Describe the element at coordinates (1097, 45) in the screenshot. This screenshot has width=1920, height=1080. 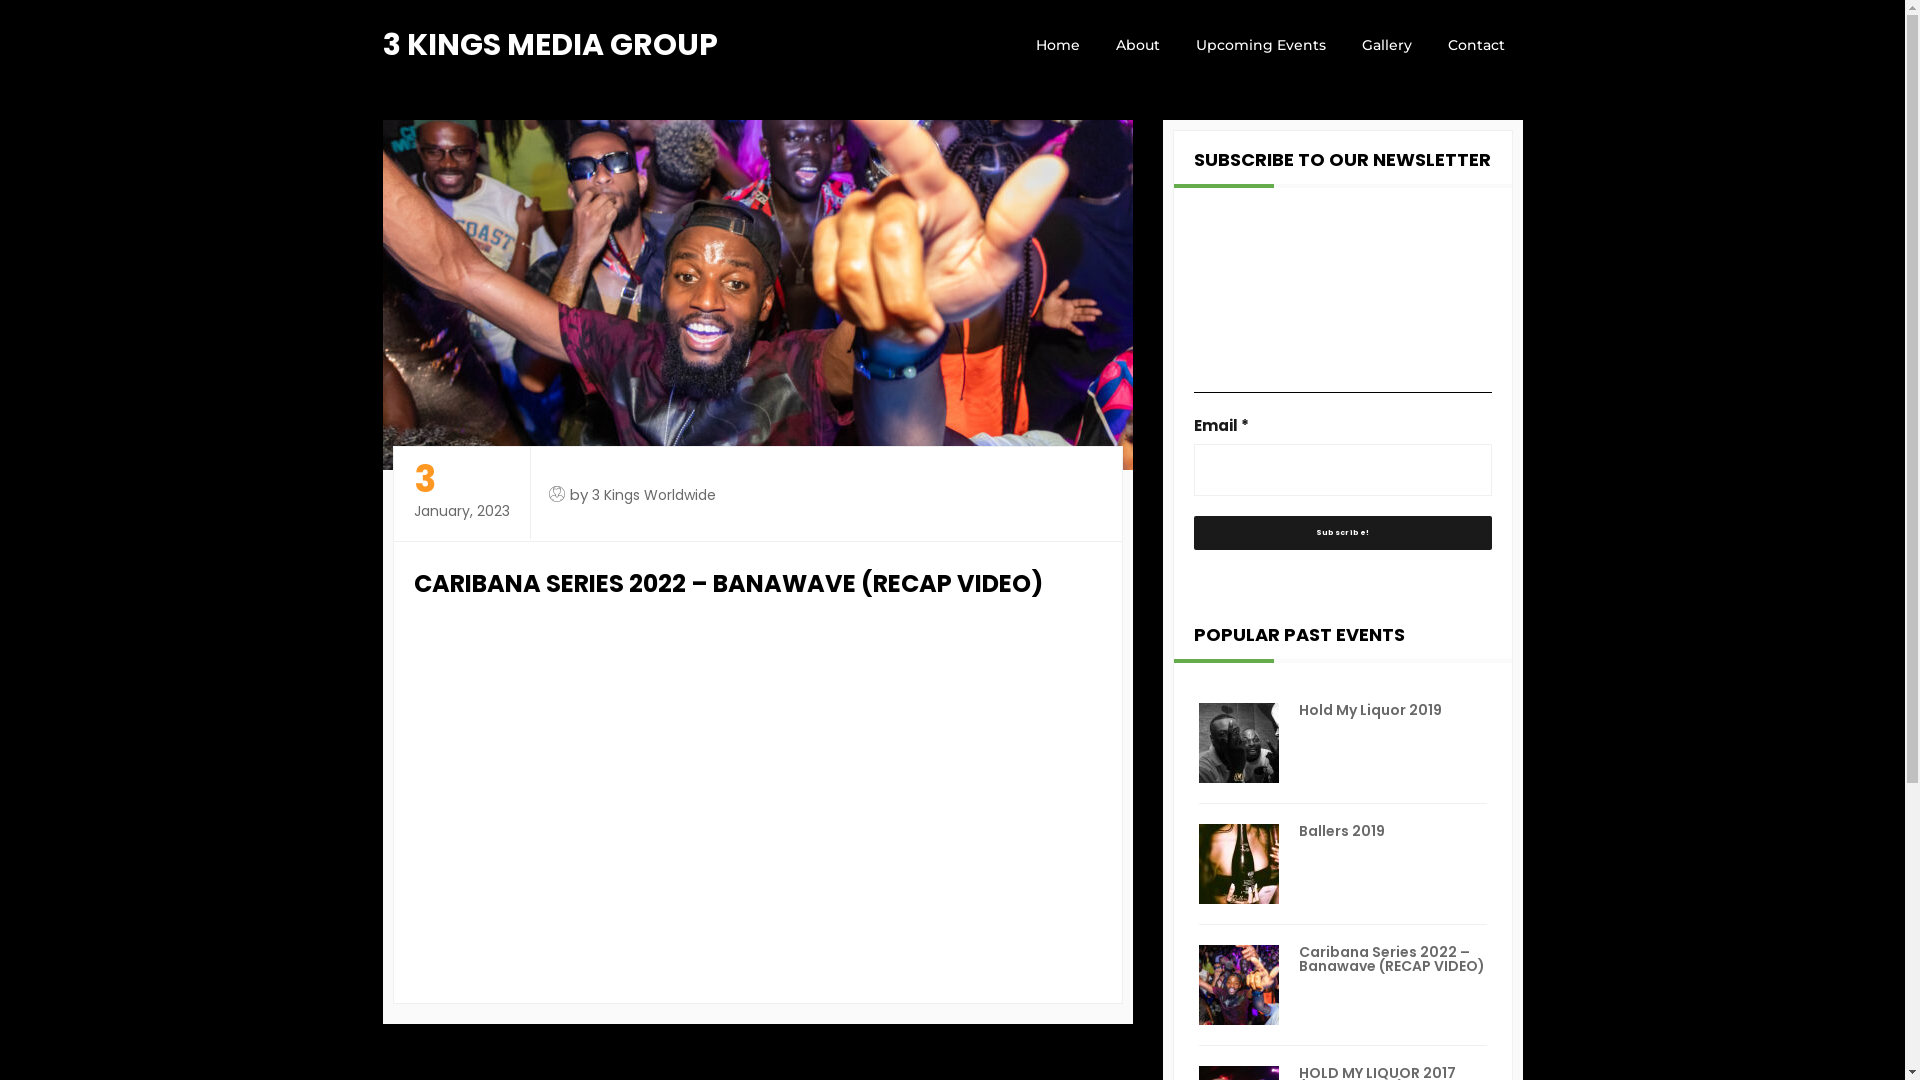
I see `'About'` at that location.